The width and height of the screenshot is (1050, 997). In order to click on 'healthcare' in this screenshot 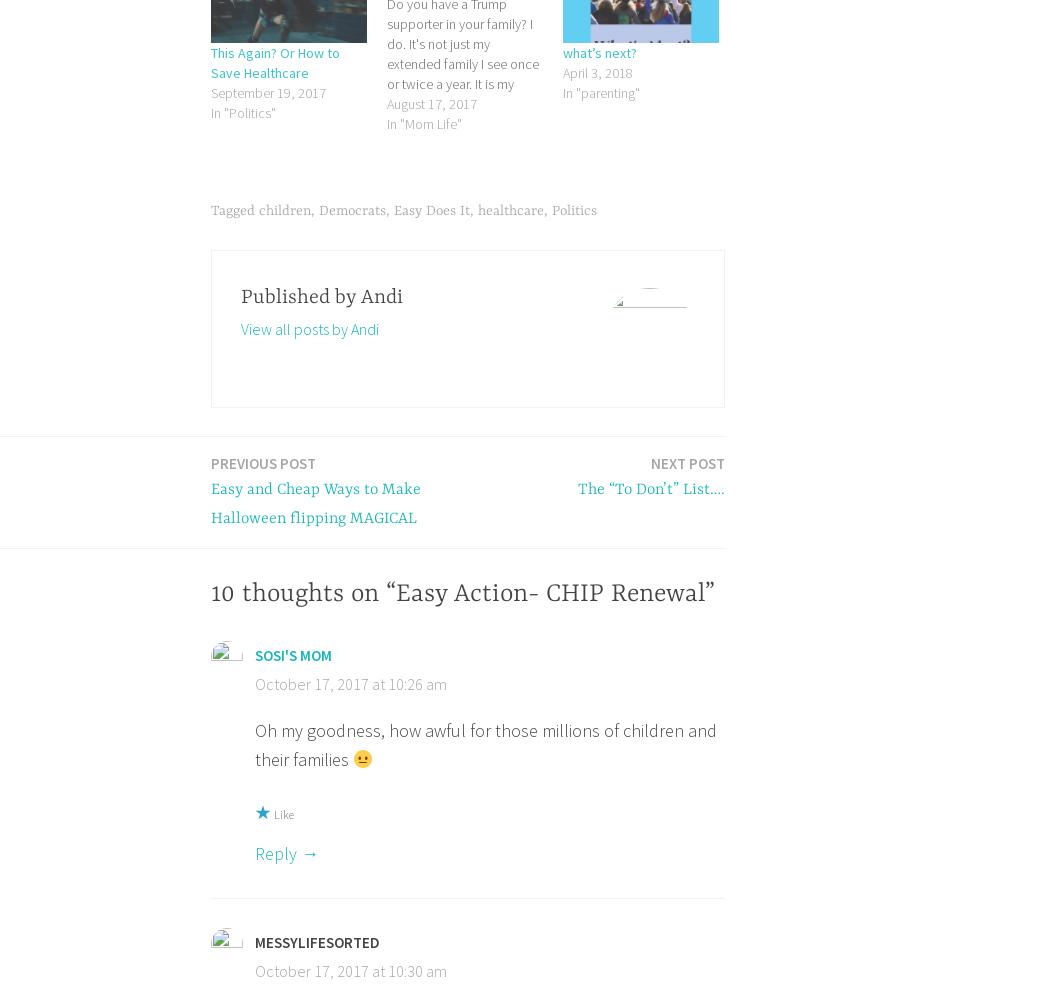, I will do `click(510, 209)`.